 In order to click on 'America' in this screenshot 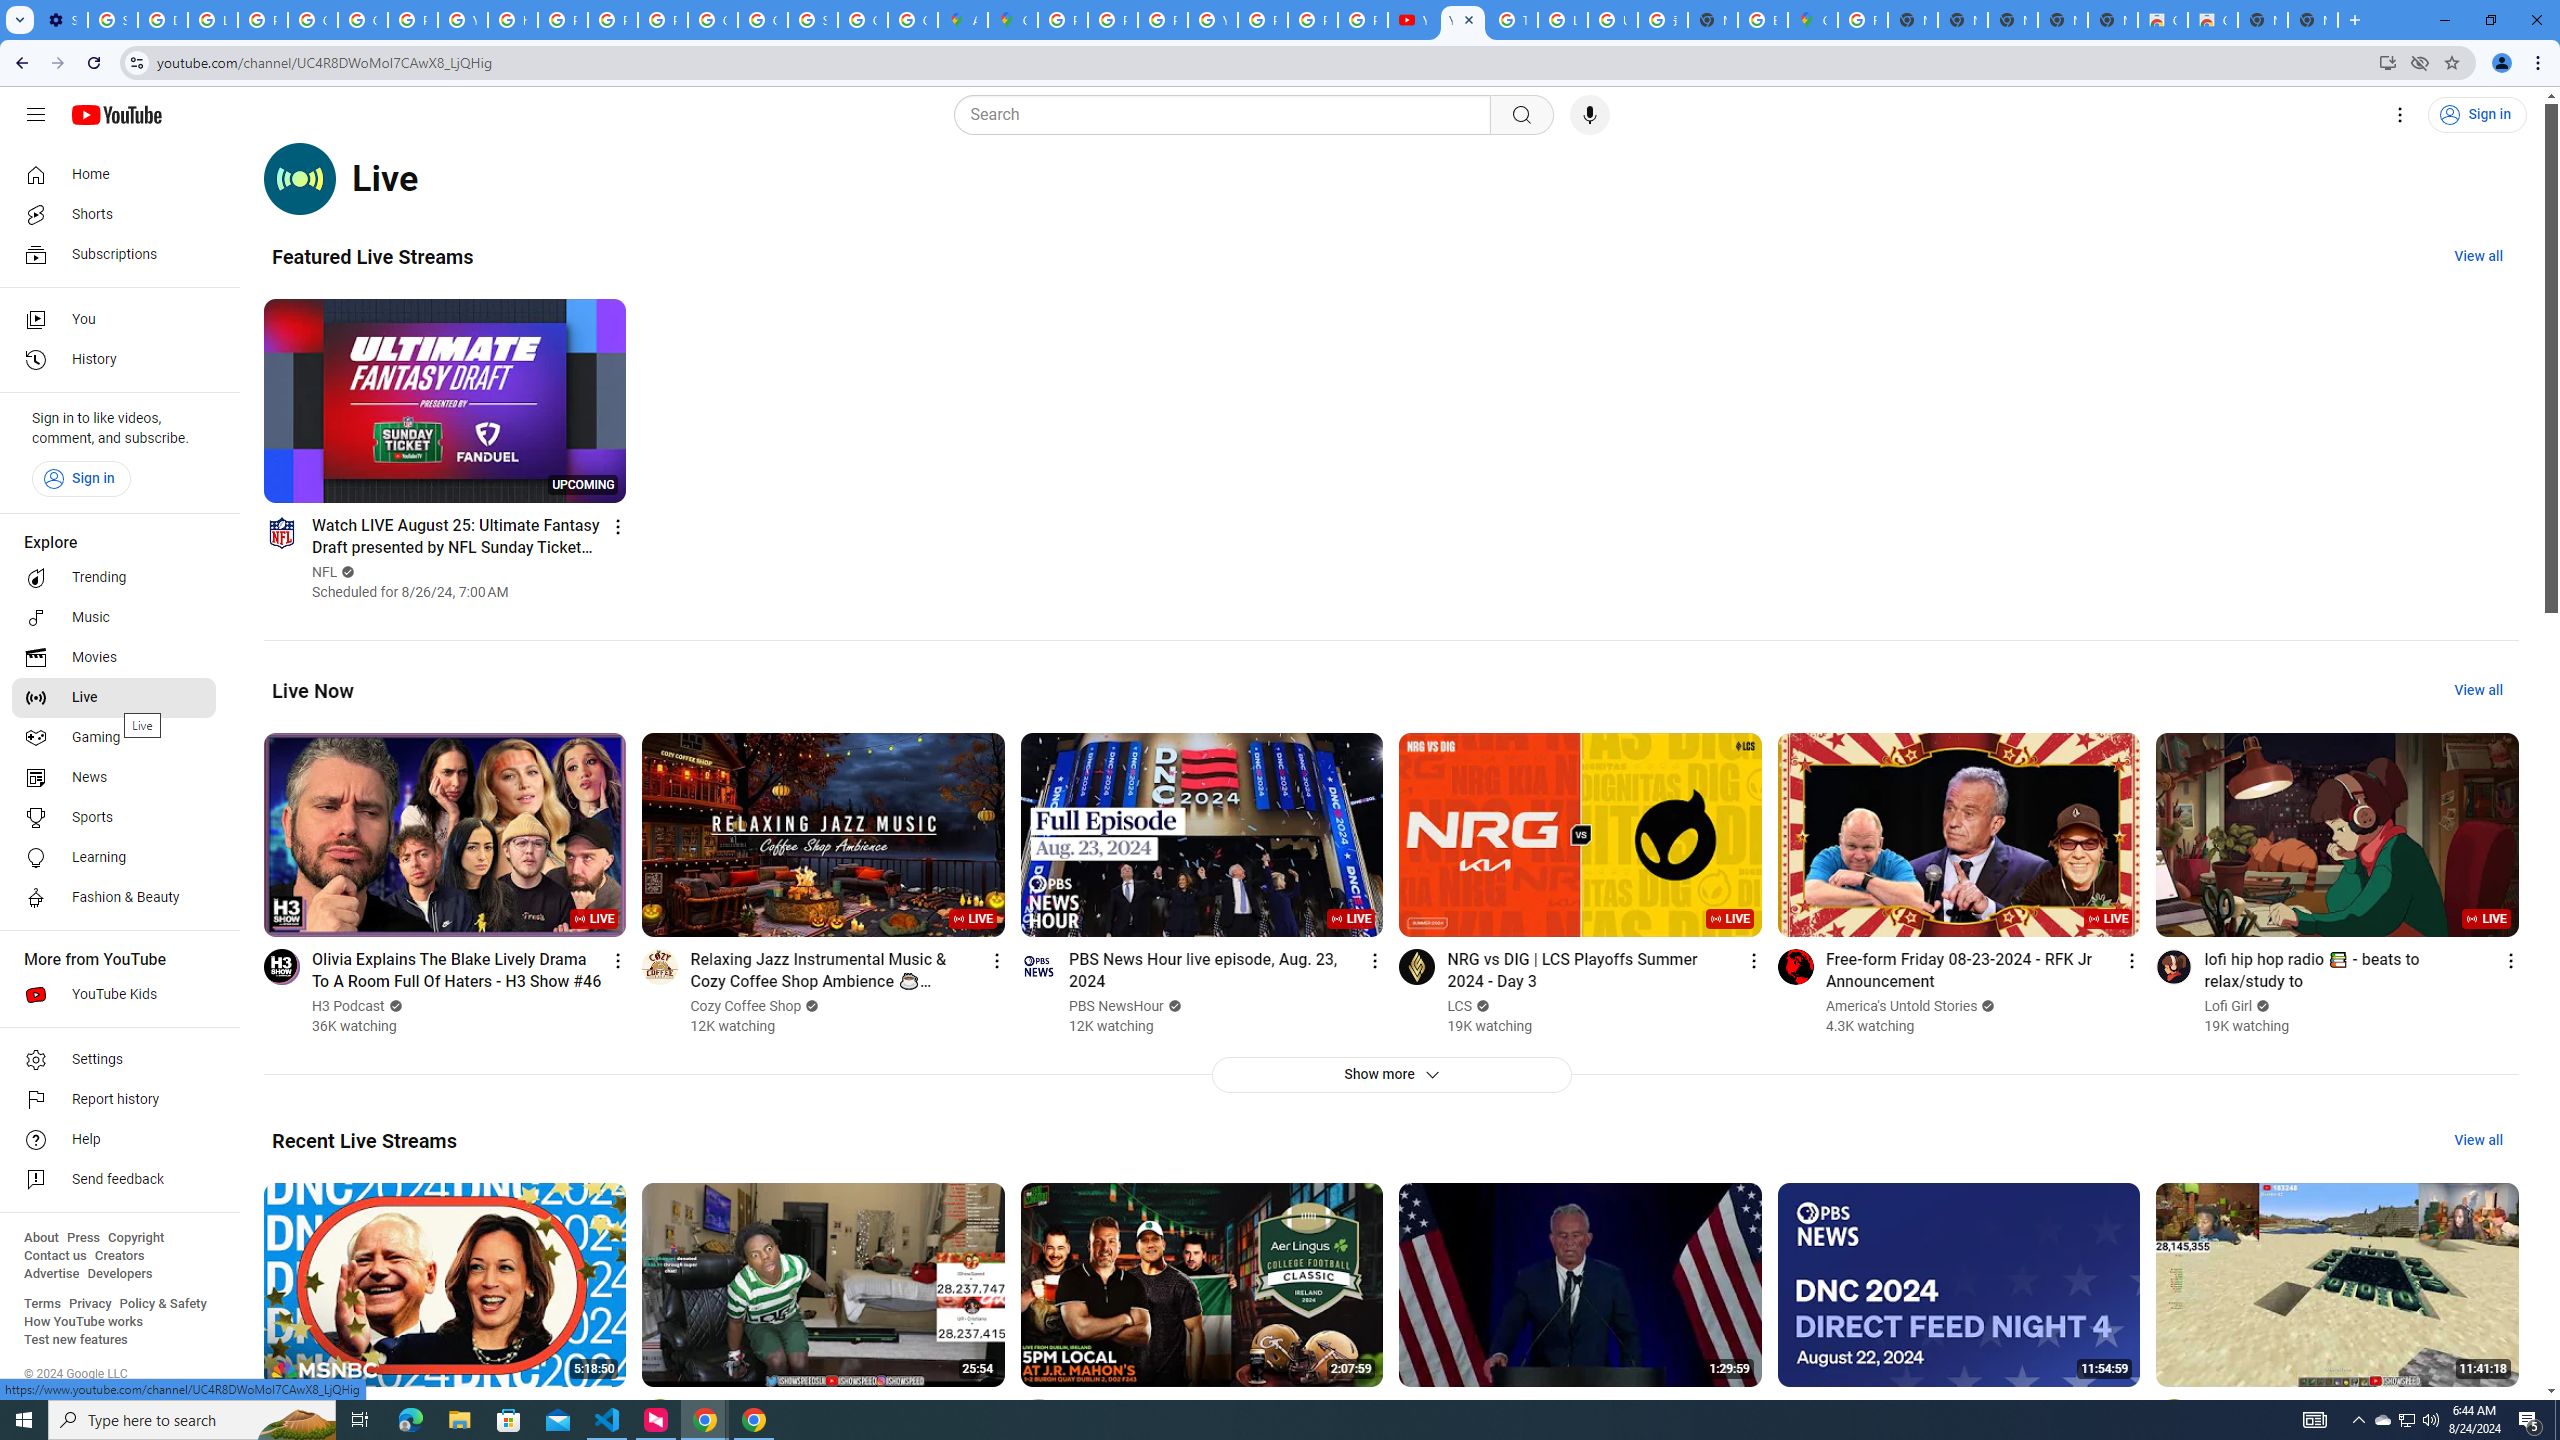, I will do `click(1901, 1006)`.